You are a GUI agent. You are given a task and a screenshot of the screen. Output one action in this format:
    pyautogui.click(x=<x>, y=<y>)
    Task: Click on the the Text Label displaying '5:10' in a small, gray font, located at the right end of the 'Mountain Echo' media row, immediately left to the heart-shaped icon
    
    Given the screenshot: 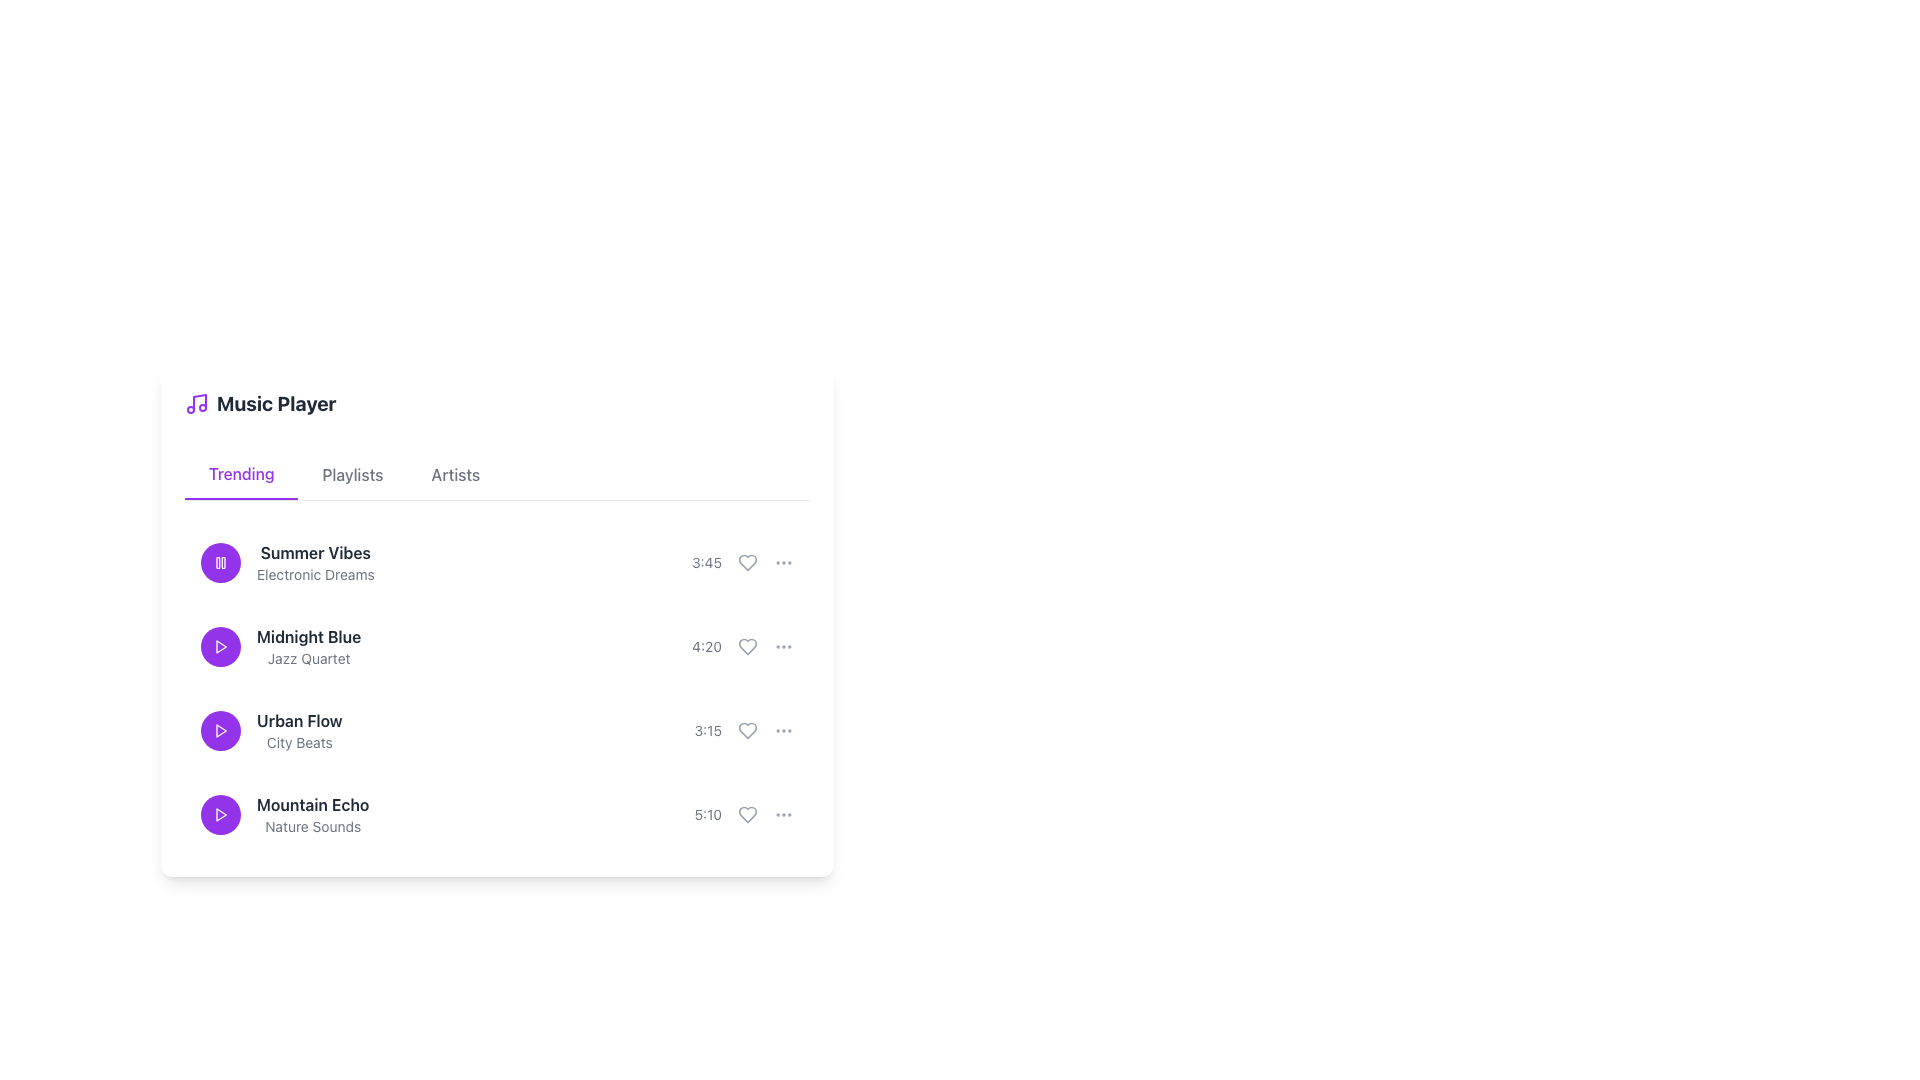 What is the action you would take?
    pyautogui.click(x=743, y=814)
    